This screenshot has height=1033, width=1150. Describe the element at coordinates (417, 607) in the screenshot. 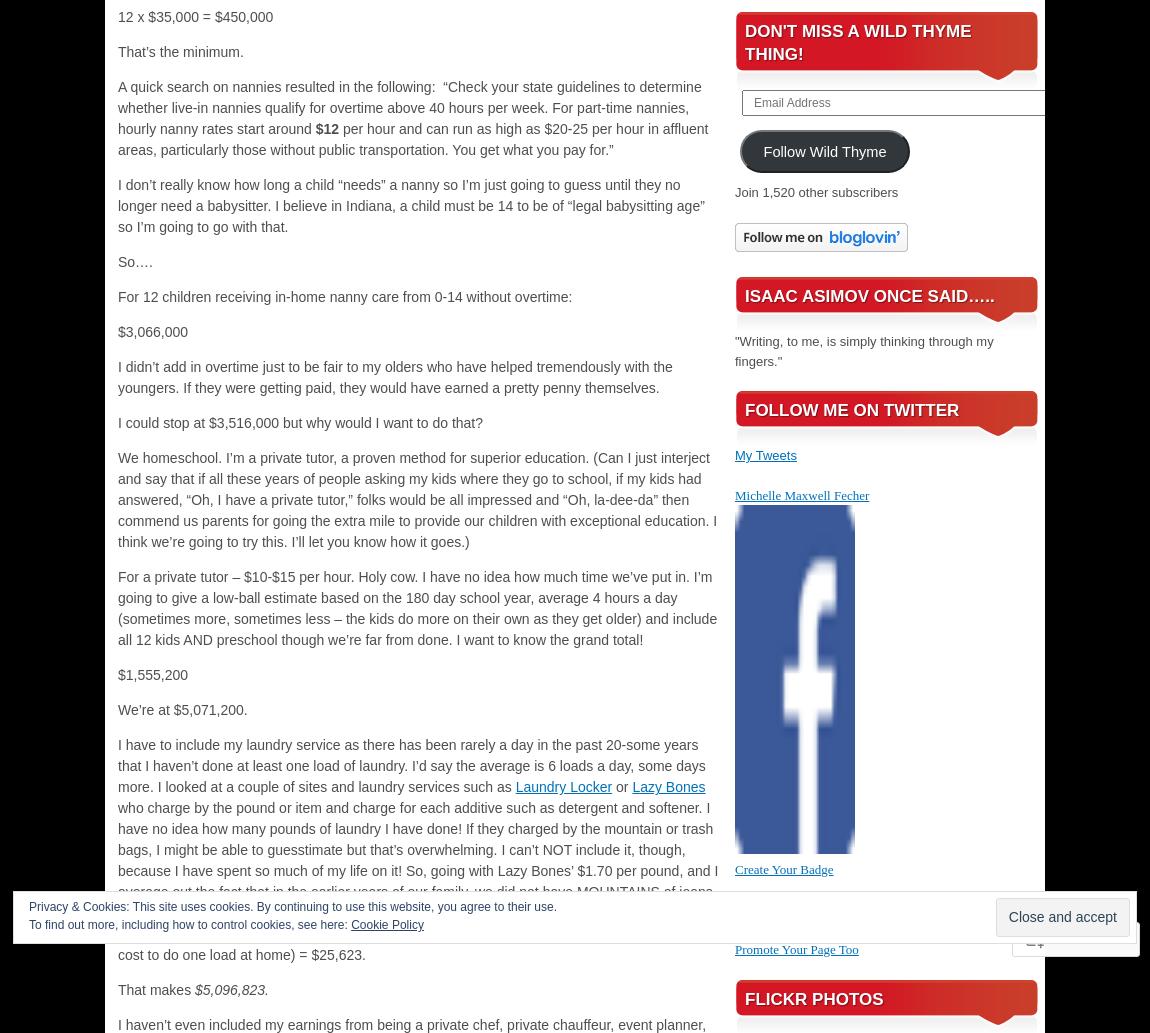

I see `'For a private tutor – $10-$15 per hour. Holy cow. I have no idea how much time we’ve put in. I’m going to give a low-ball estimate based on the 180 day school year, average 4 hours a day (sometimes more, sometimes less – the kids do more on their own as they get older) and include all 12 kids AND preschool though we’re far from done. I want to know the grand total!'` at that location.